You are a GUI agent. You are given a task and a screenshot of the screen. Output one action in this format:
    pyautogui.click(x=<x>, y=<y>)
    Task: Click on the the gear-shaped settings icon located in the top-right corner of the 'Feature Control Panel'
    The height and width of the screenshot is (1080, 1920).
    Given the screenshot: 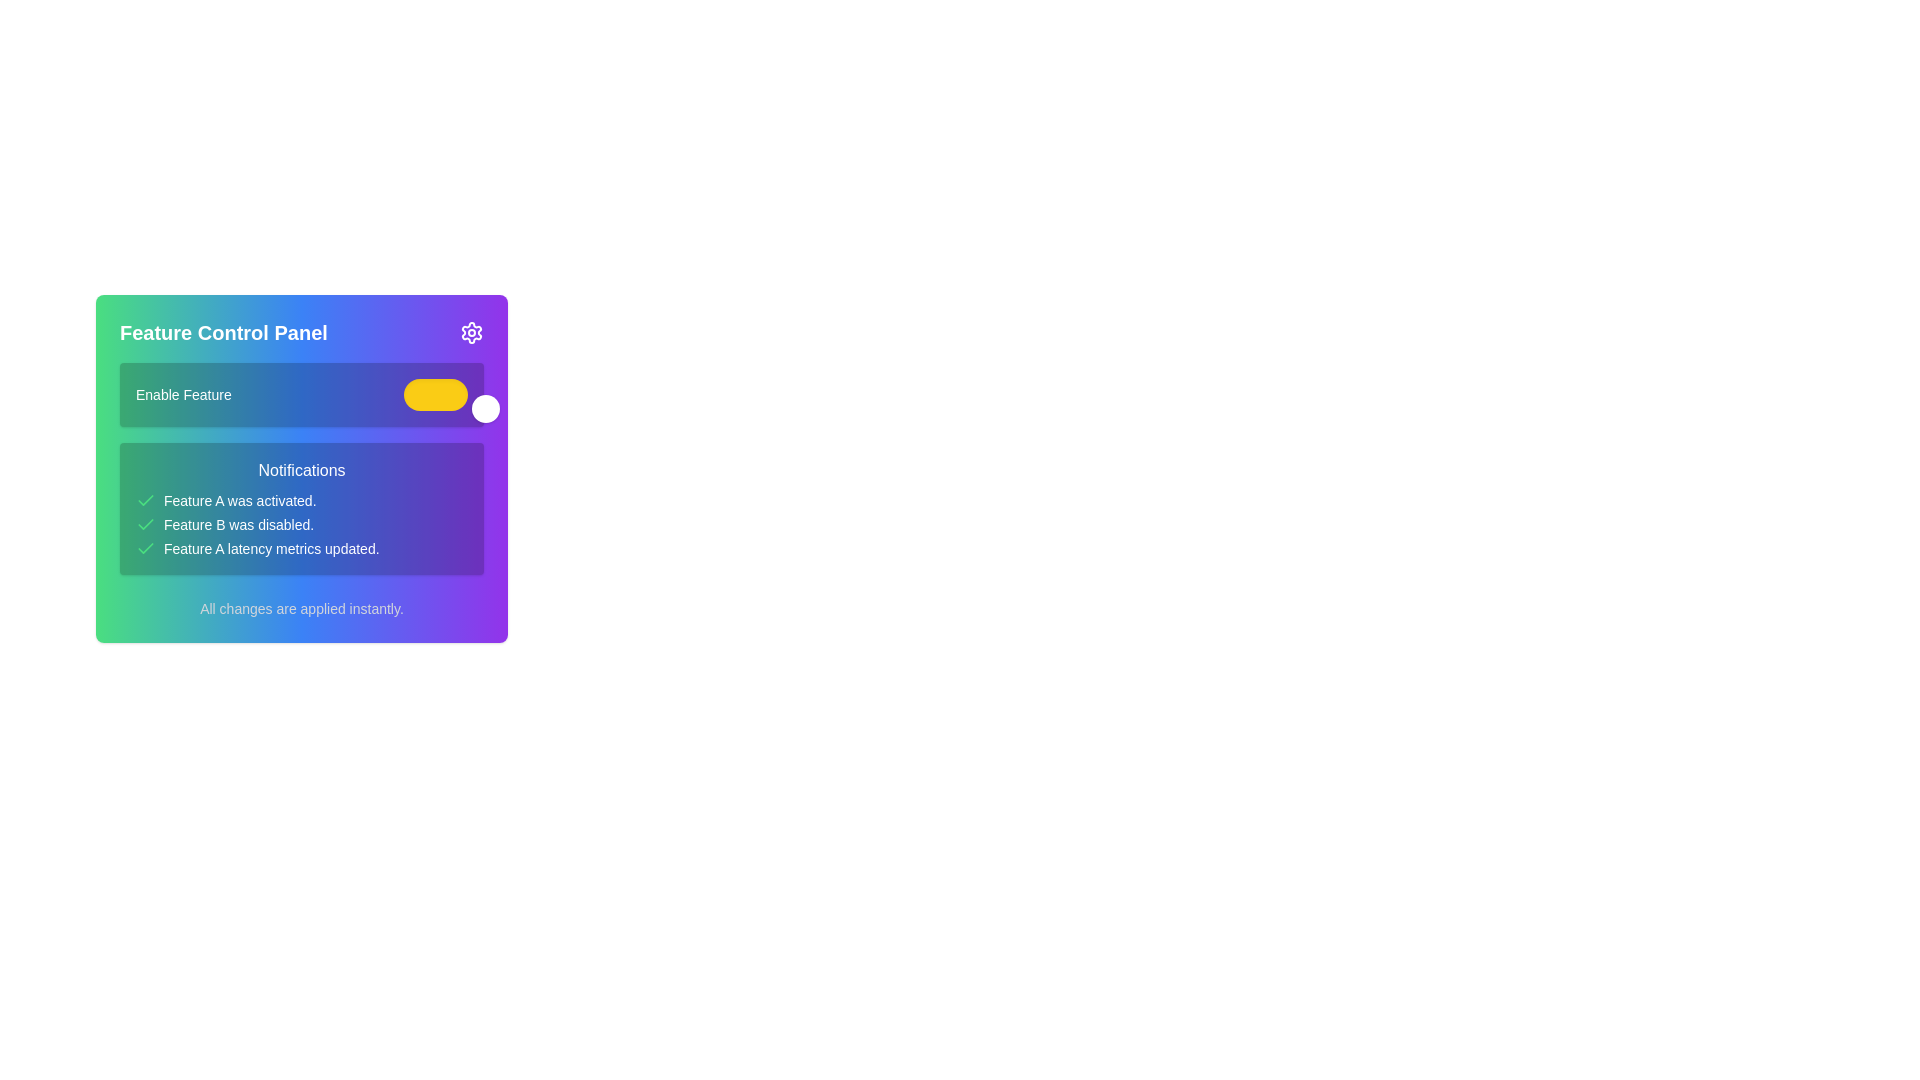 What is the action you would take?
    pyautogui.click(x=470, y=331)
    